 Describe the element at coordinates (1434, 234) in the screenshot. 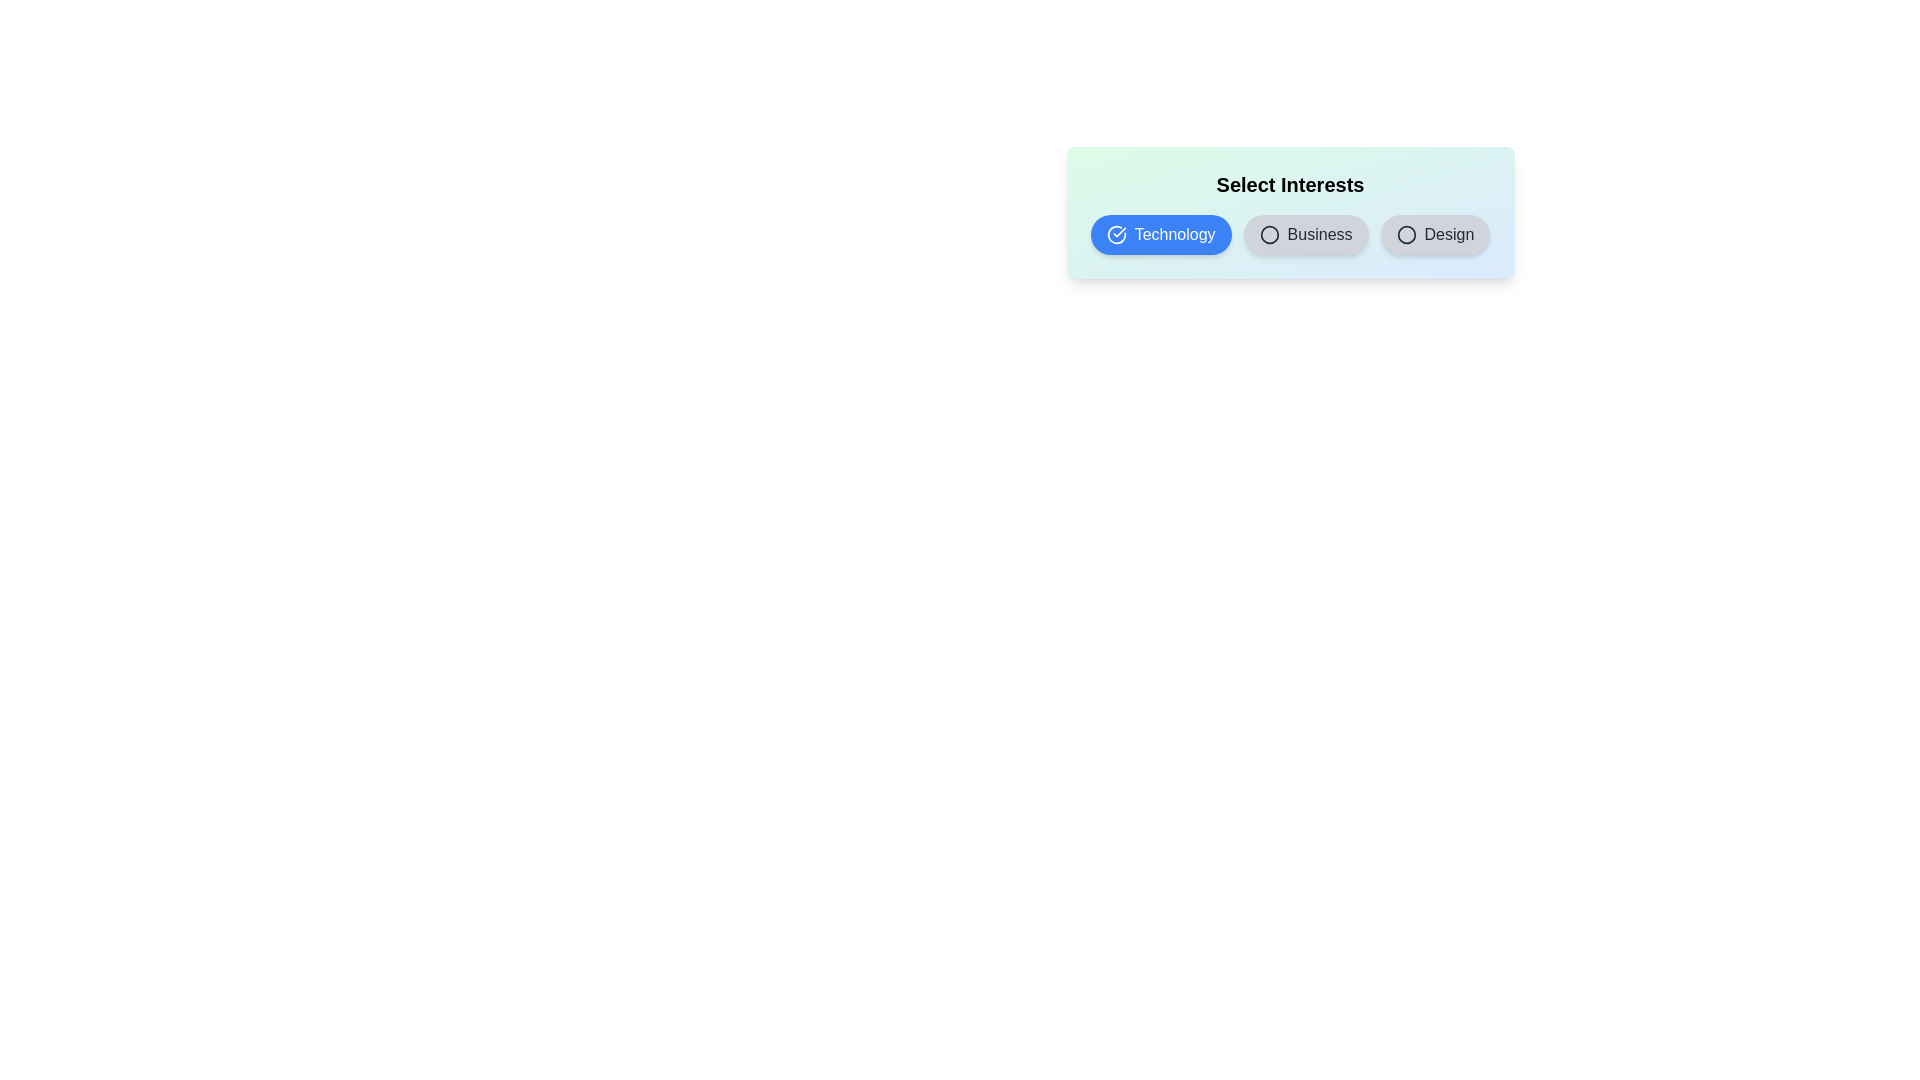

I see `the tag Design` at that location.